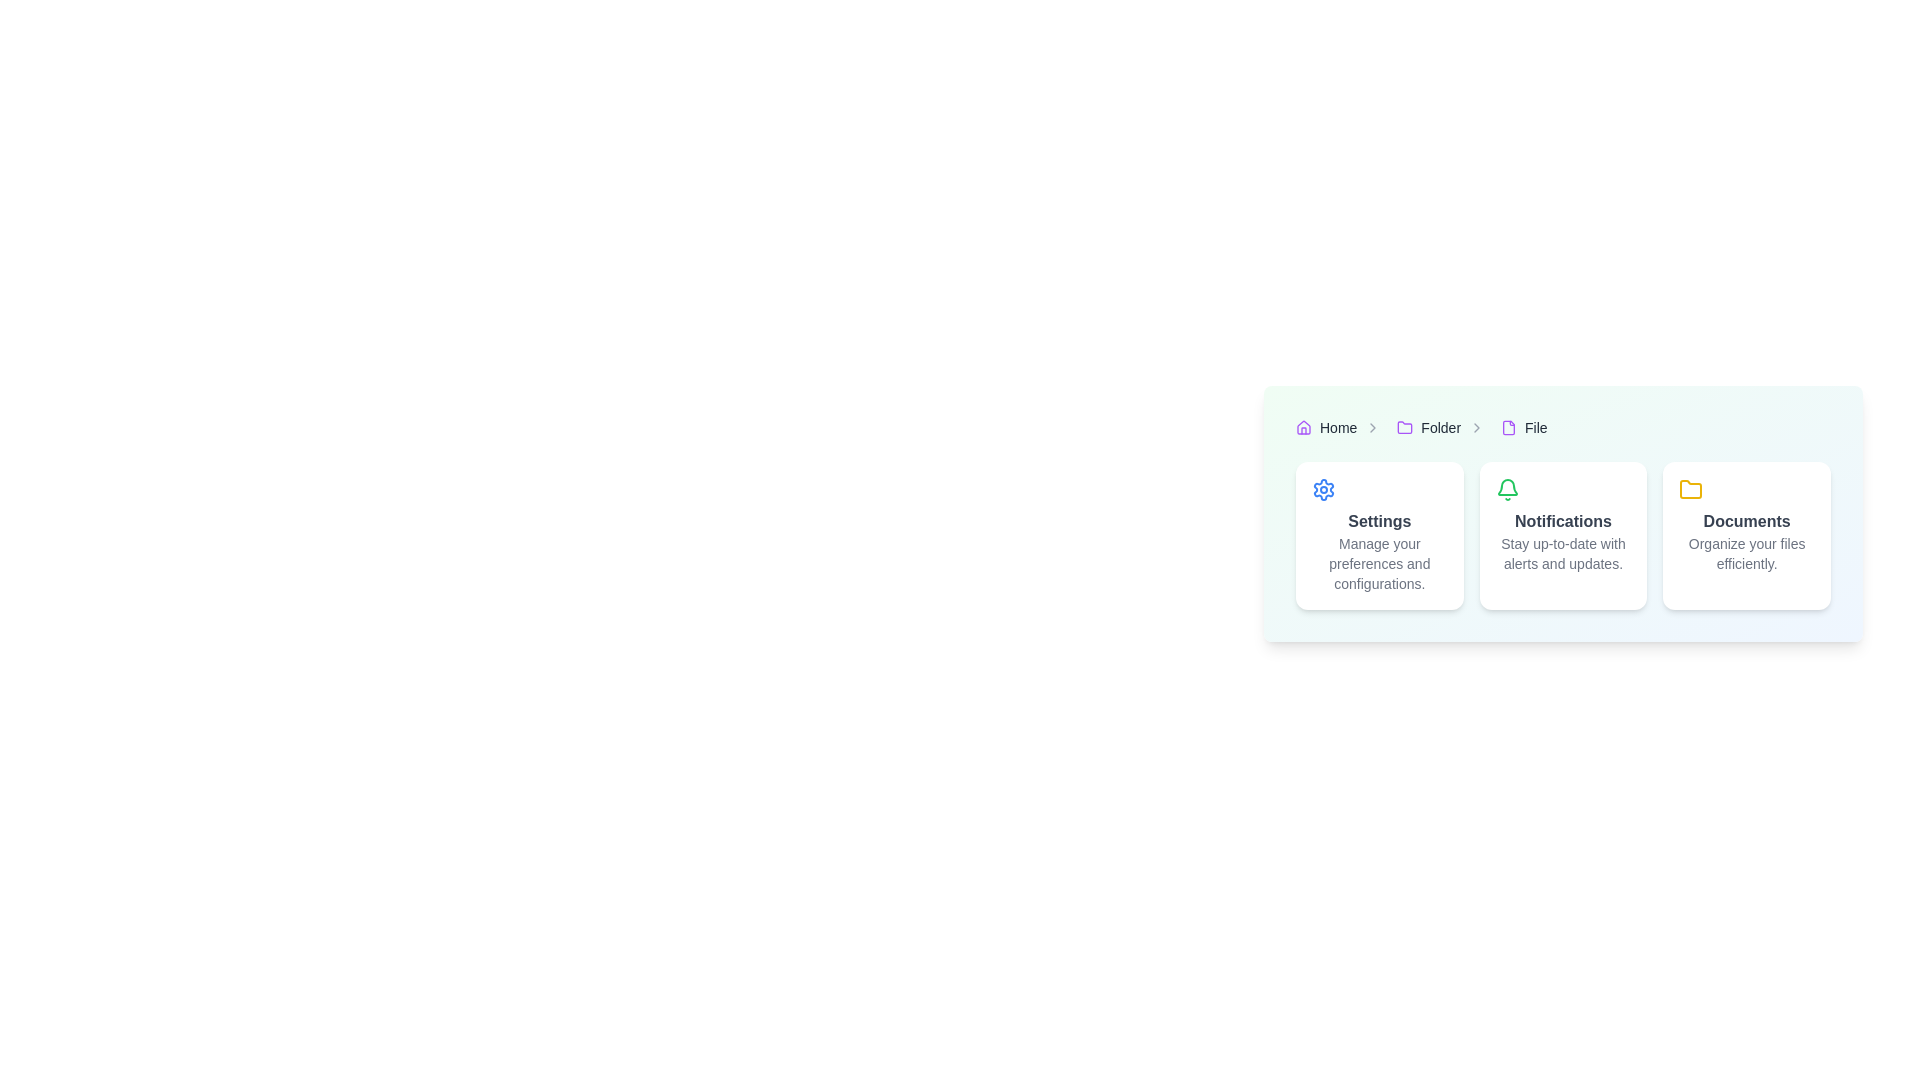 The image size is (1920, 1080). I want to click on the Hyperlink text in the breadcrumb trail, so click(1440, 427).